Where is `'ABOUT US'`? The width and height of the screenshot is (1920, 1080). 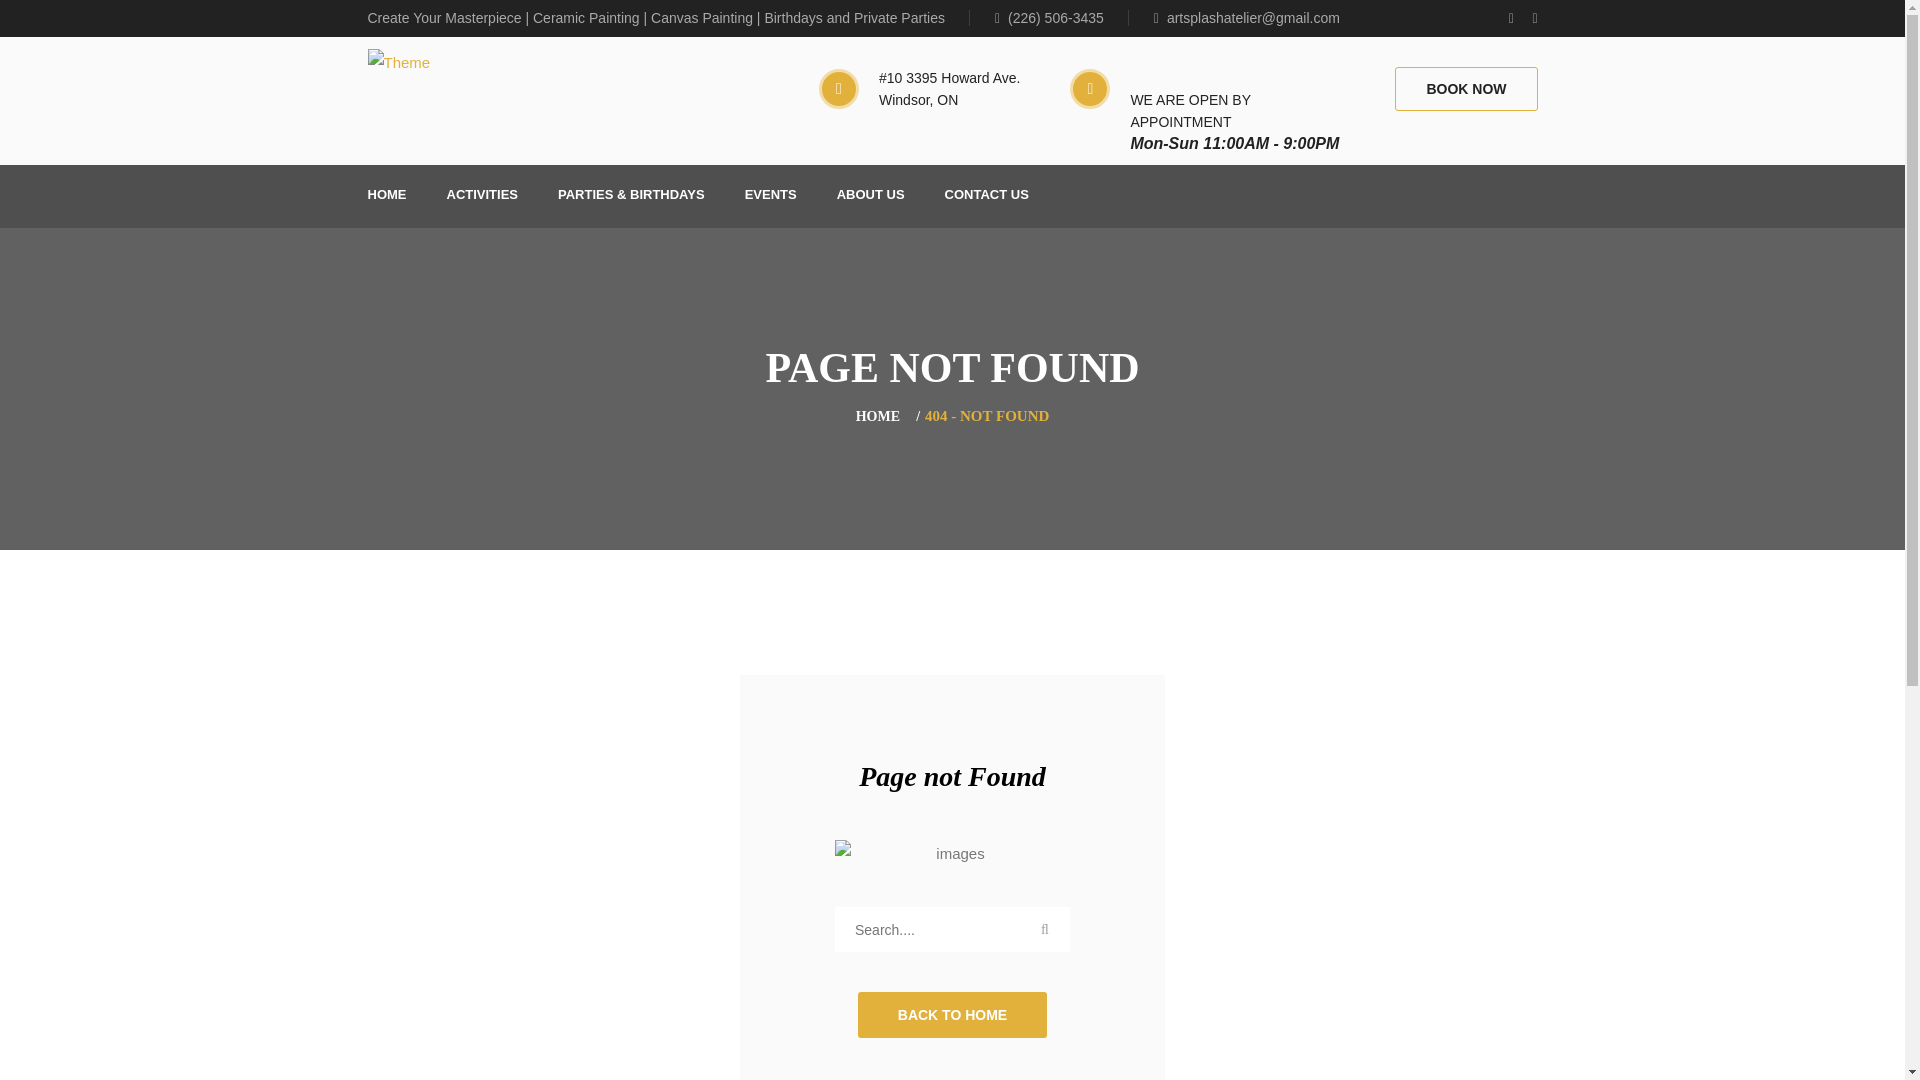
'ABOUT US' is located at coordinates (870, 196).